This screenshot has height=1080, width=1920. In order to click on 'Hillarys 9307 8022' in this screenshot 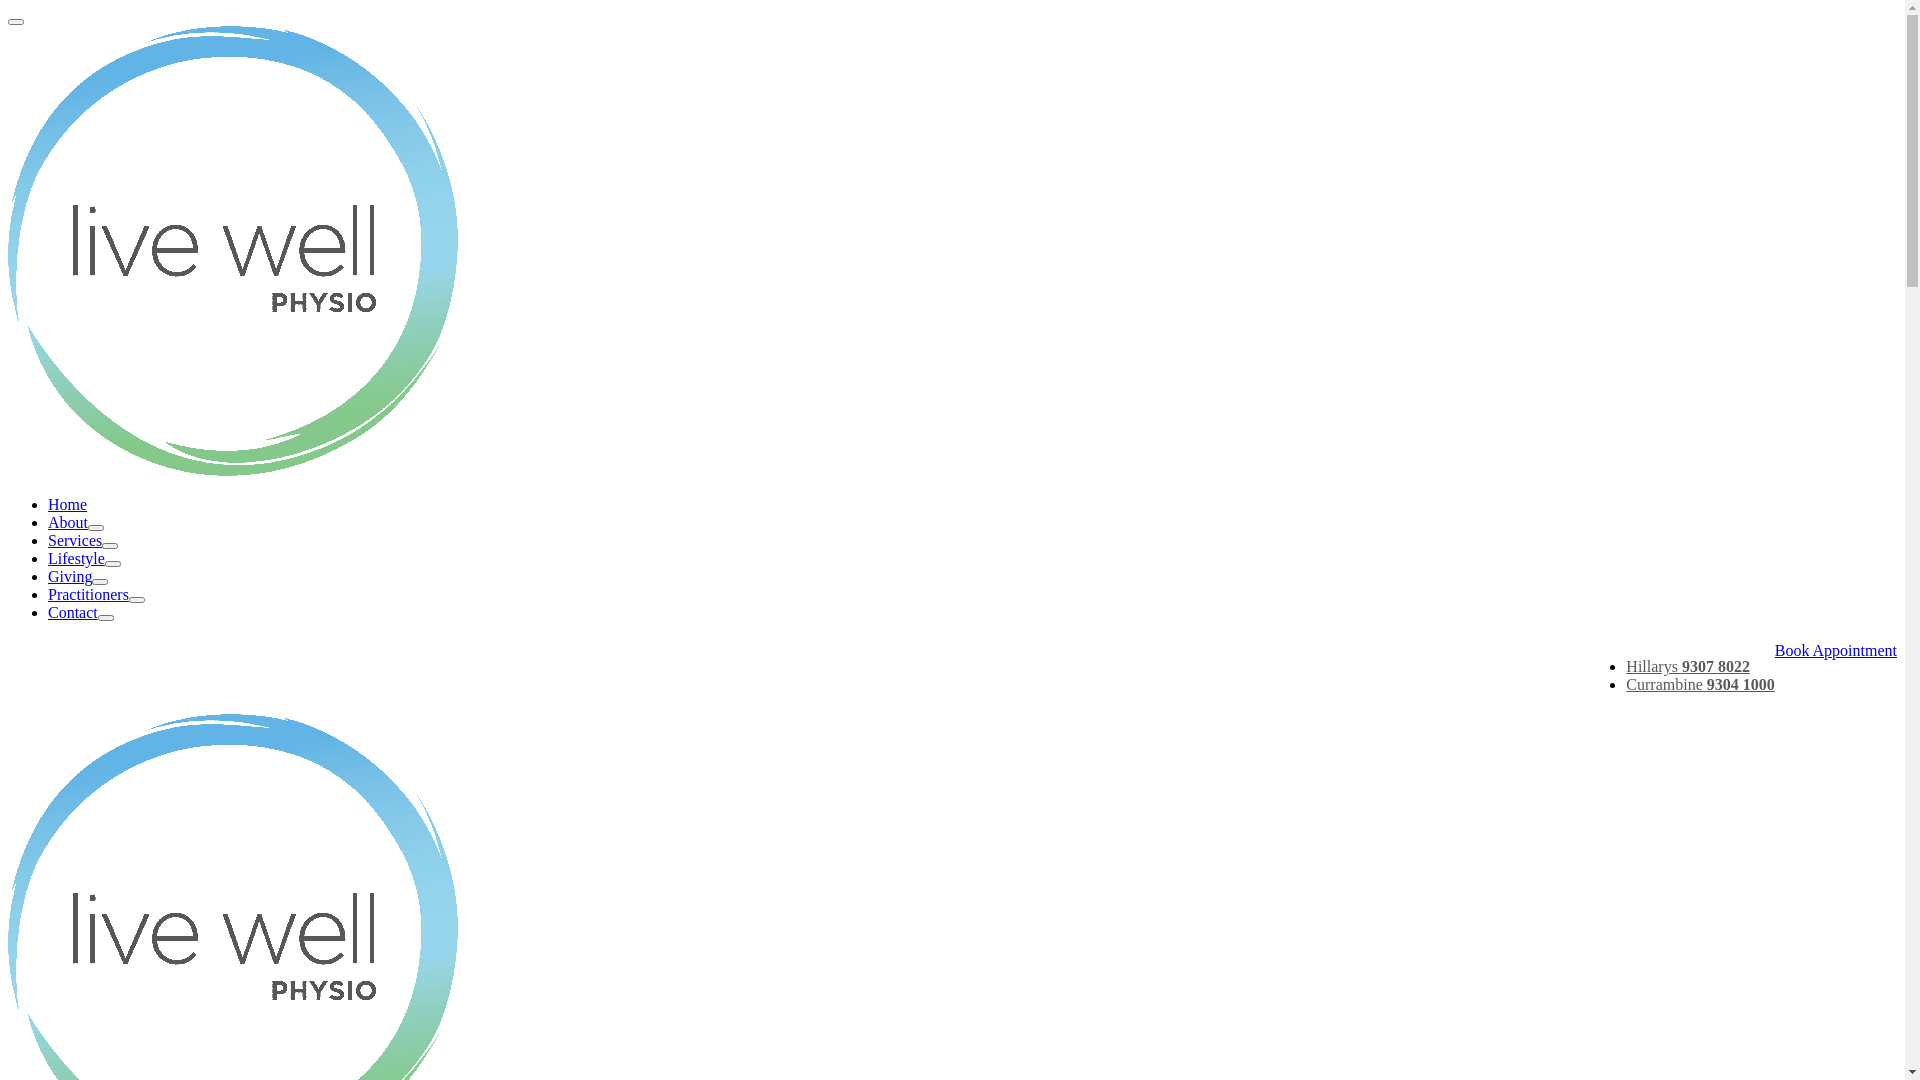, I will do `click(1687, 666)`.